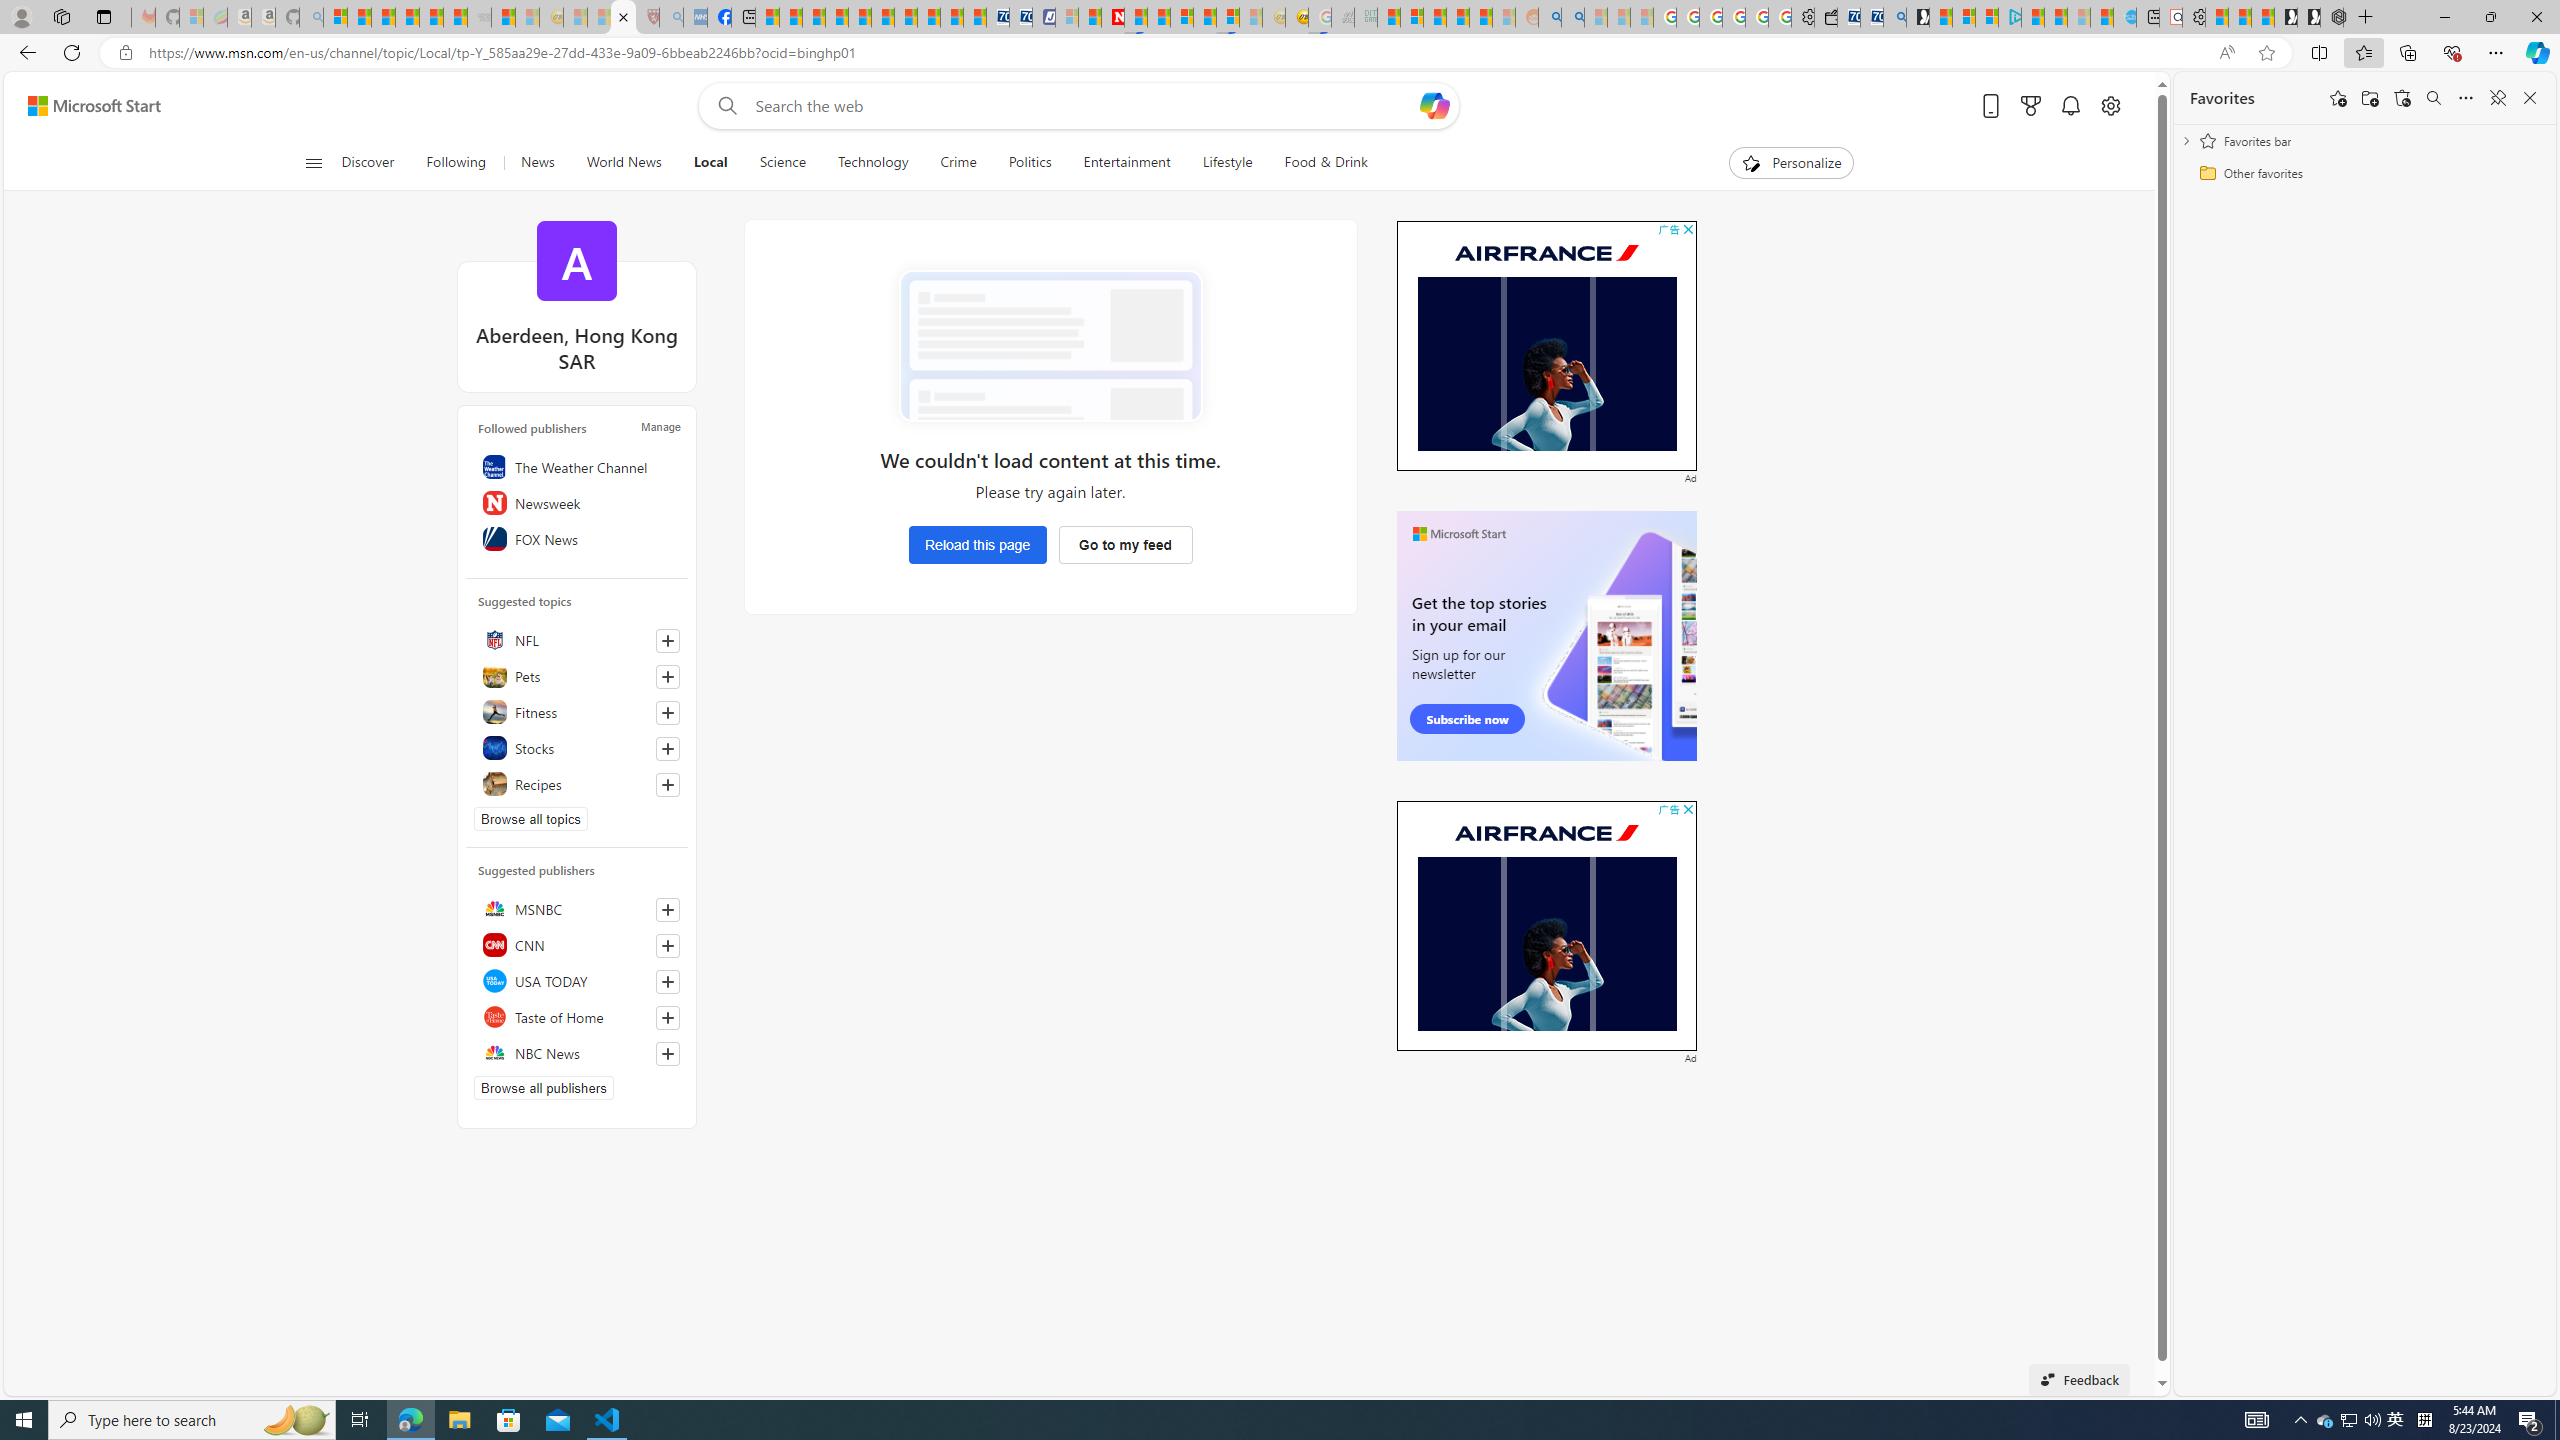  What do you see at coordinates (668, 784) in the screenshot?
I see `'Follow this topic'` at bounding box center [668, 784].